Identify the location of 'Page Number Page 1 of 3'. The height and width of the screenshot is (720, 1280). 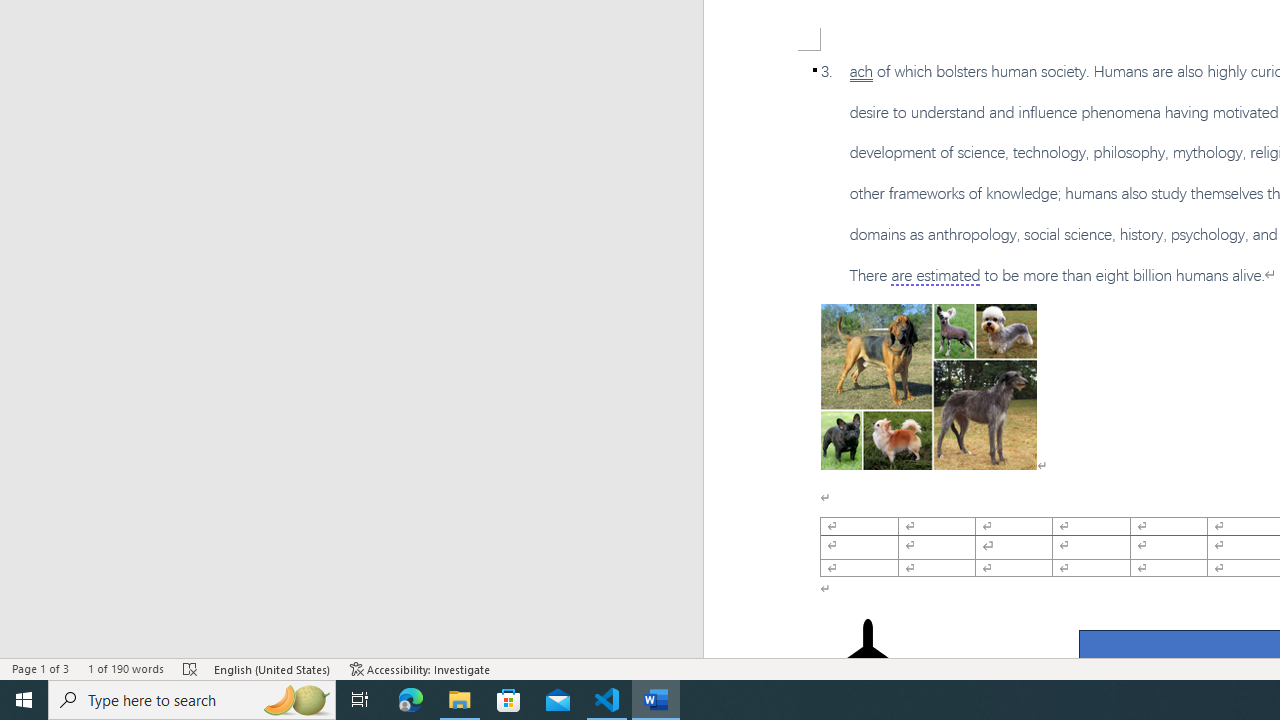
(40, 669).